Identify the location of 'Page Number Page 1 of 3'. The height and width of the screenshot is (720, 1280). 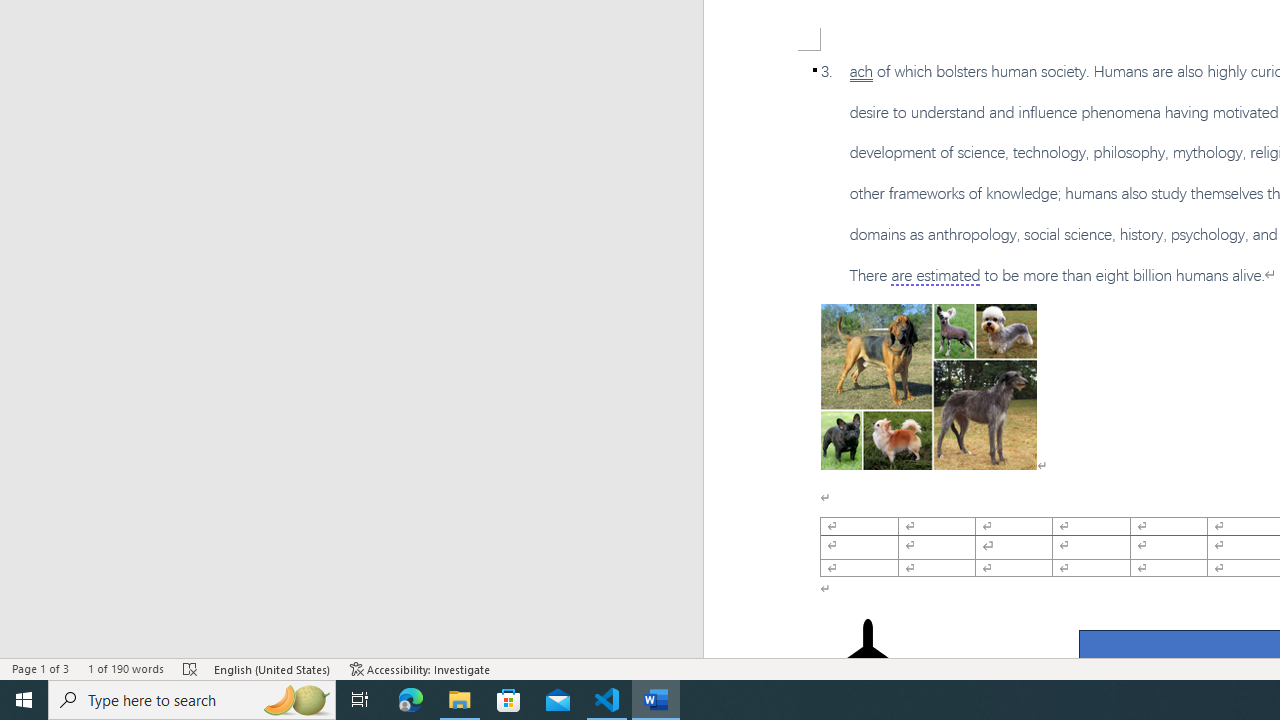
(40, 669).